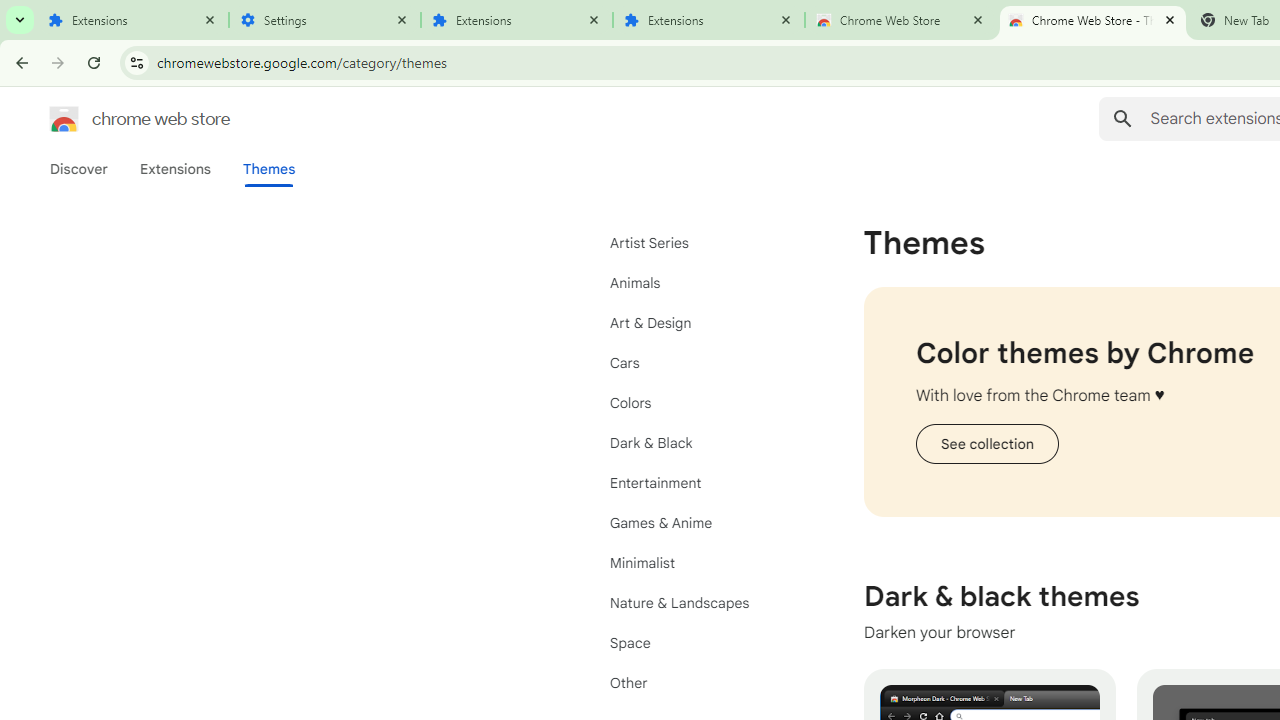 This screenshot has height=720, width=1280. Describe the element at coordinates (700, 681) in the screenshot. I see `'Other'` at that location.